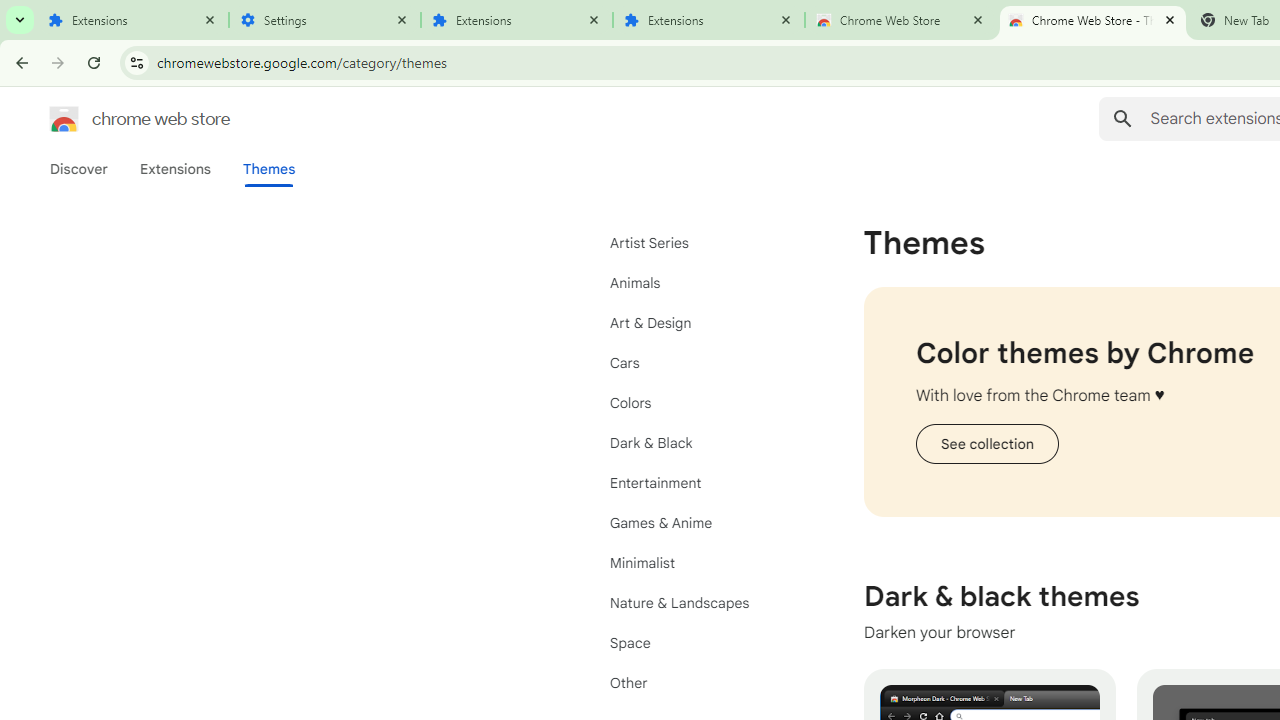 This screenshot has height=720, width=1280. Describe the element at coordinates (700, 681) in the screenshot. I see `'Other'` at that location.